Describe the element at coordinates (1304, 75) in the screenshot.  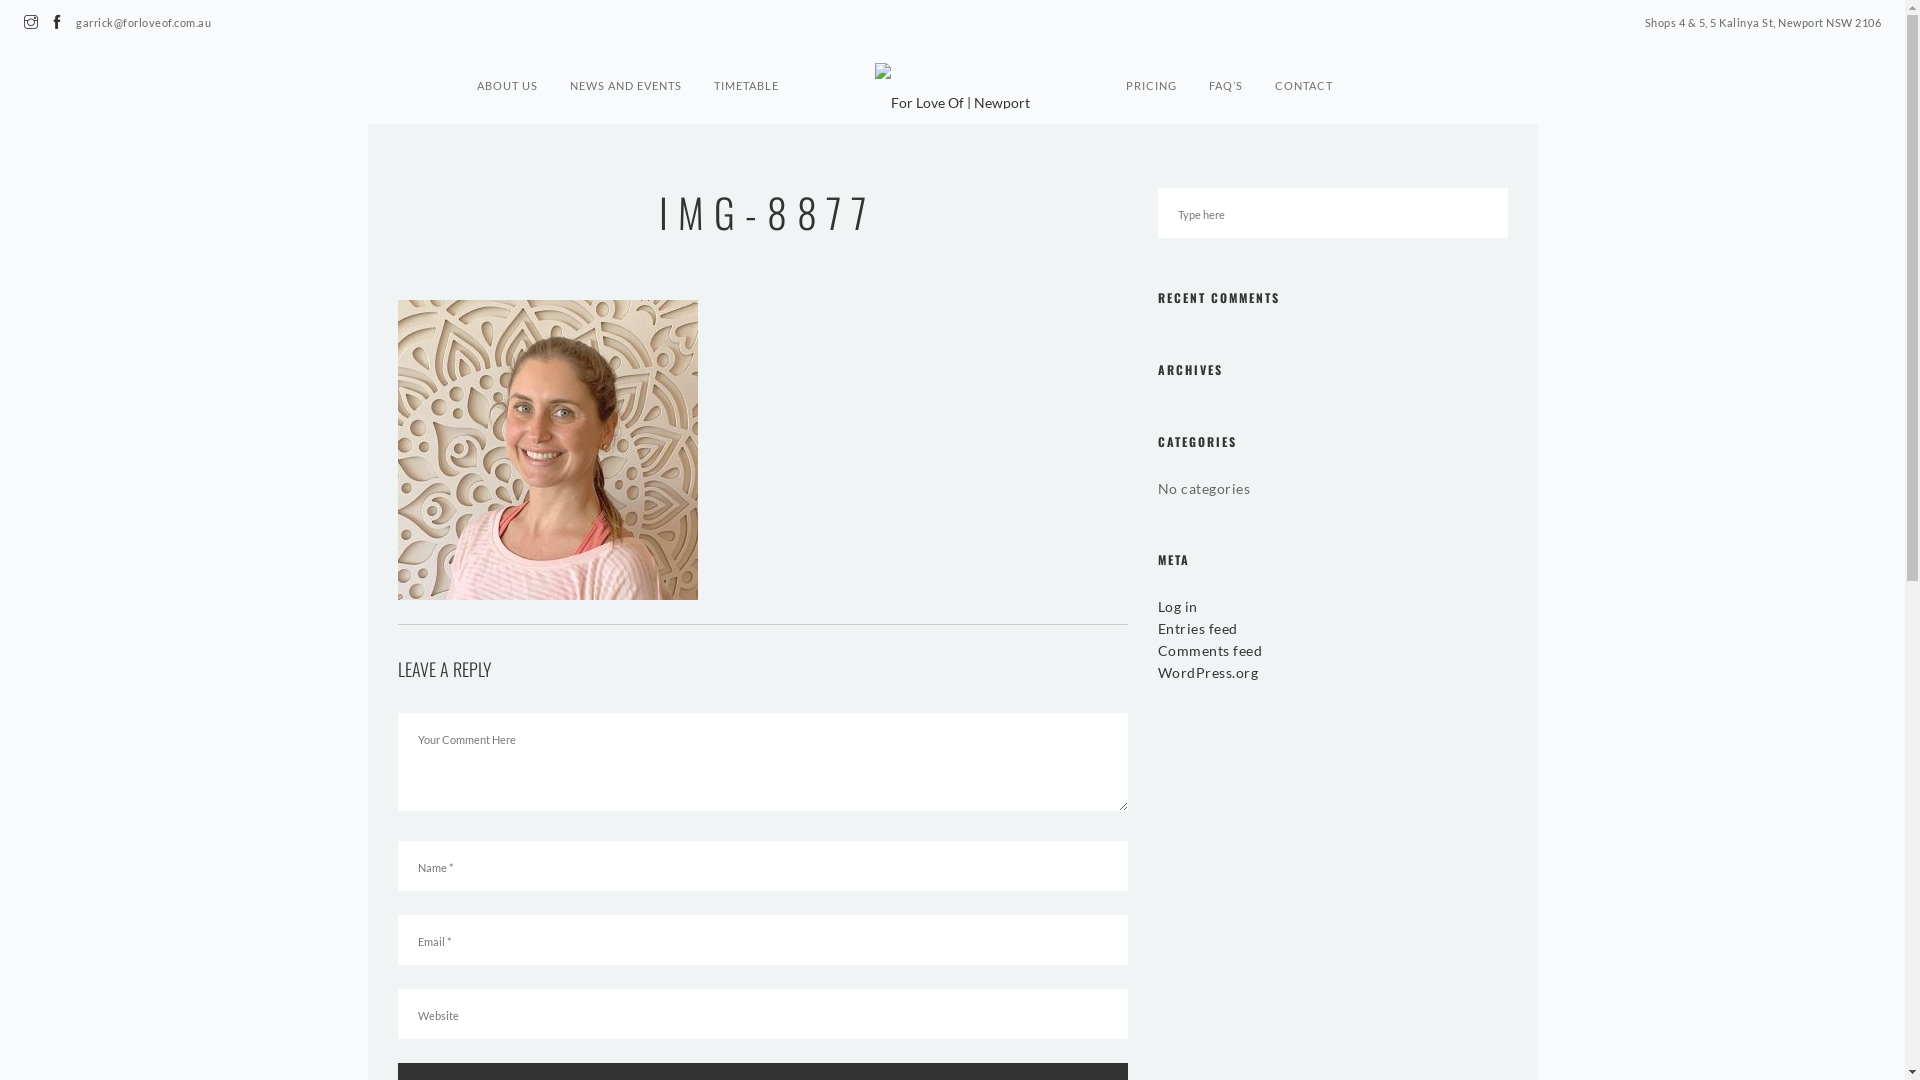
I see `'CONTACT'` at that location.